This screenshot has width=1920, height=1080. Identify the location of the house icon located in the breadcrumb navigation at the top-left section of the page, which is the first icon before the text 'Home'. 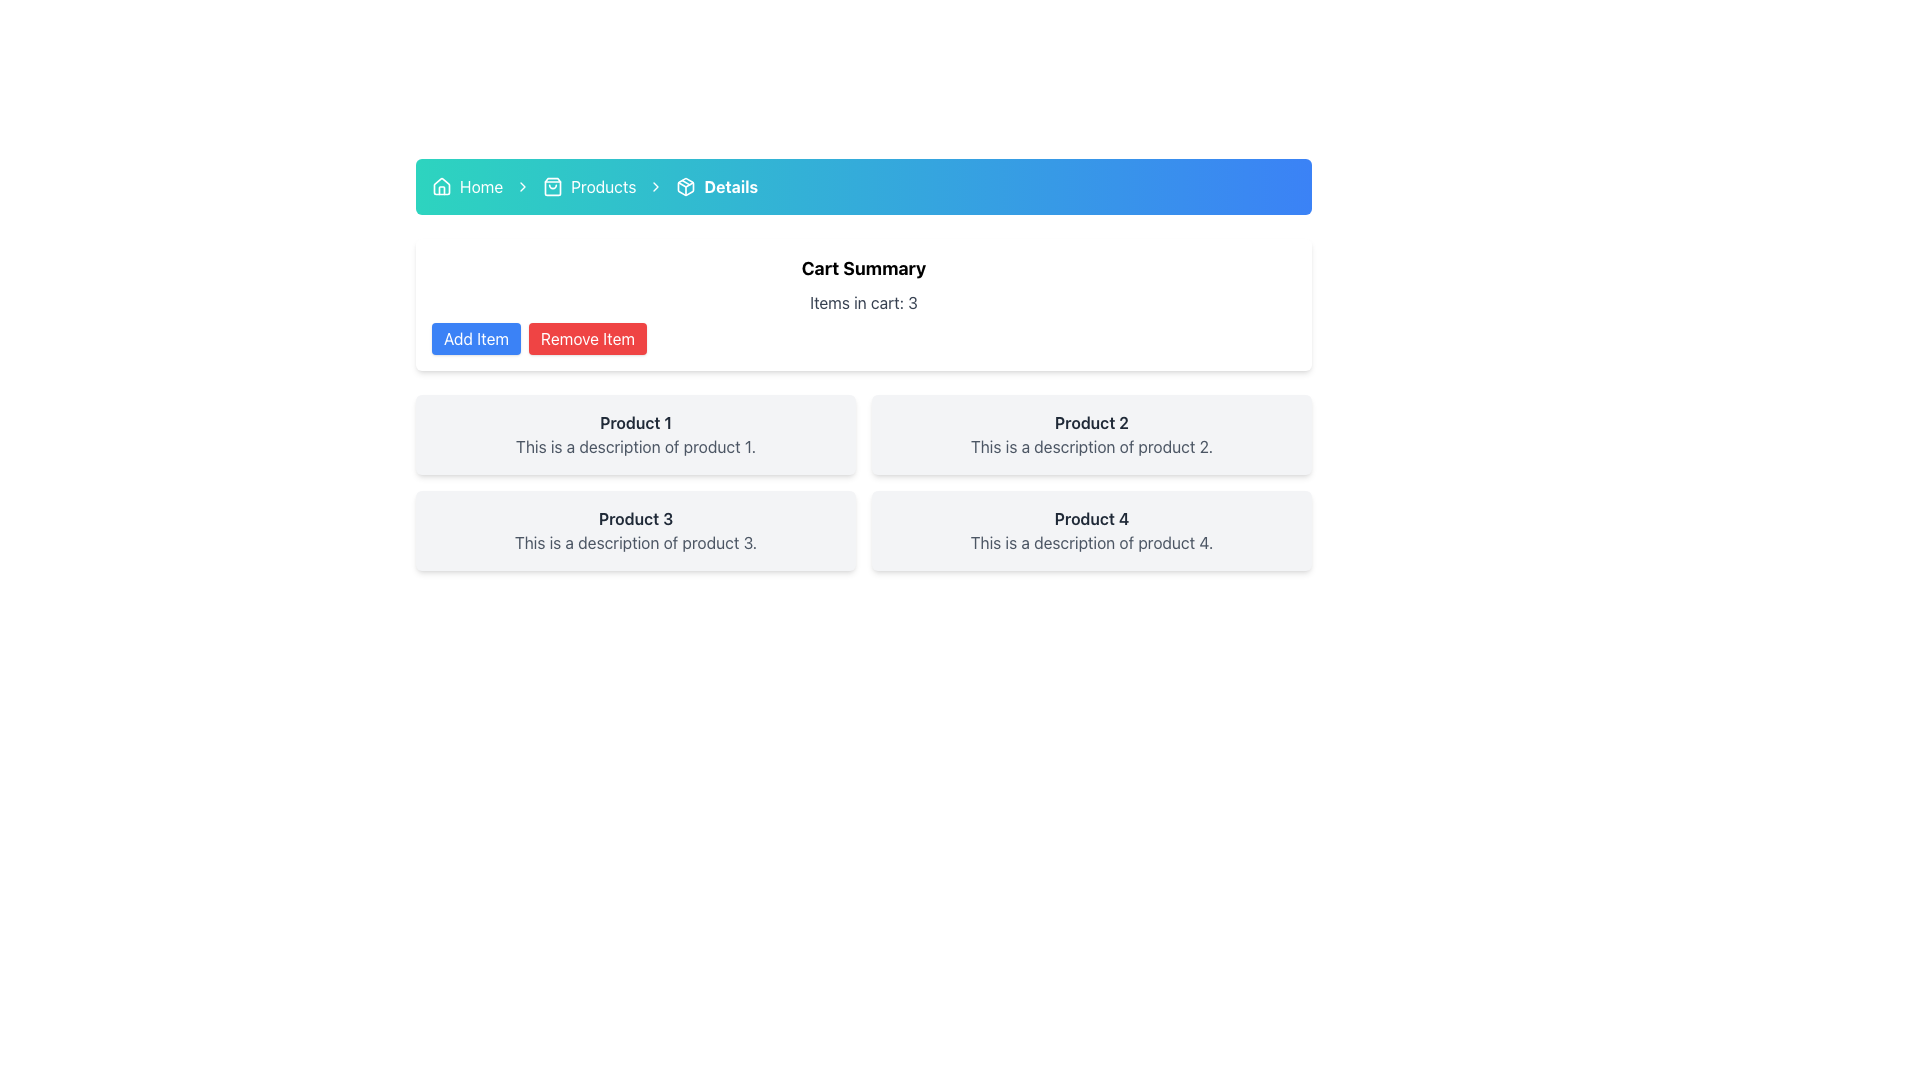
(440, 185).